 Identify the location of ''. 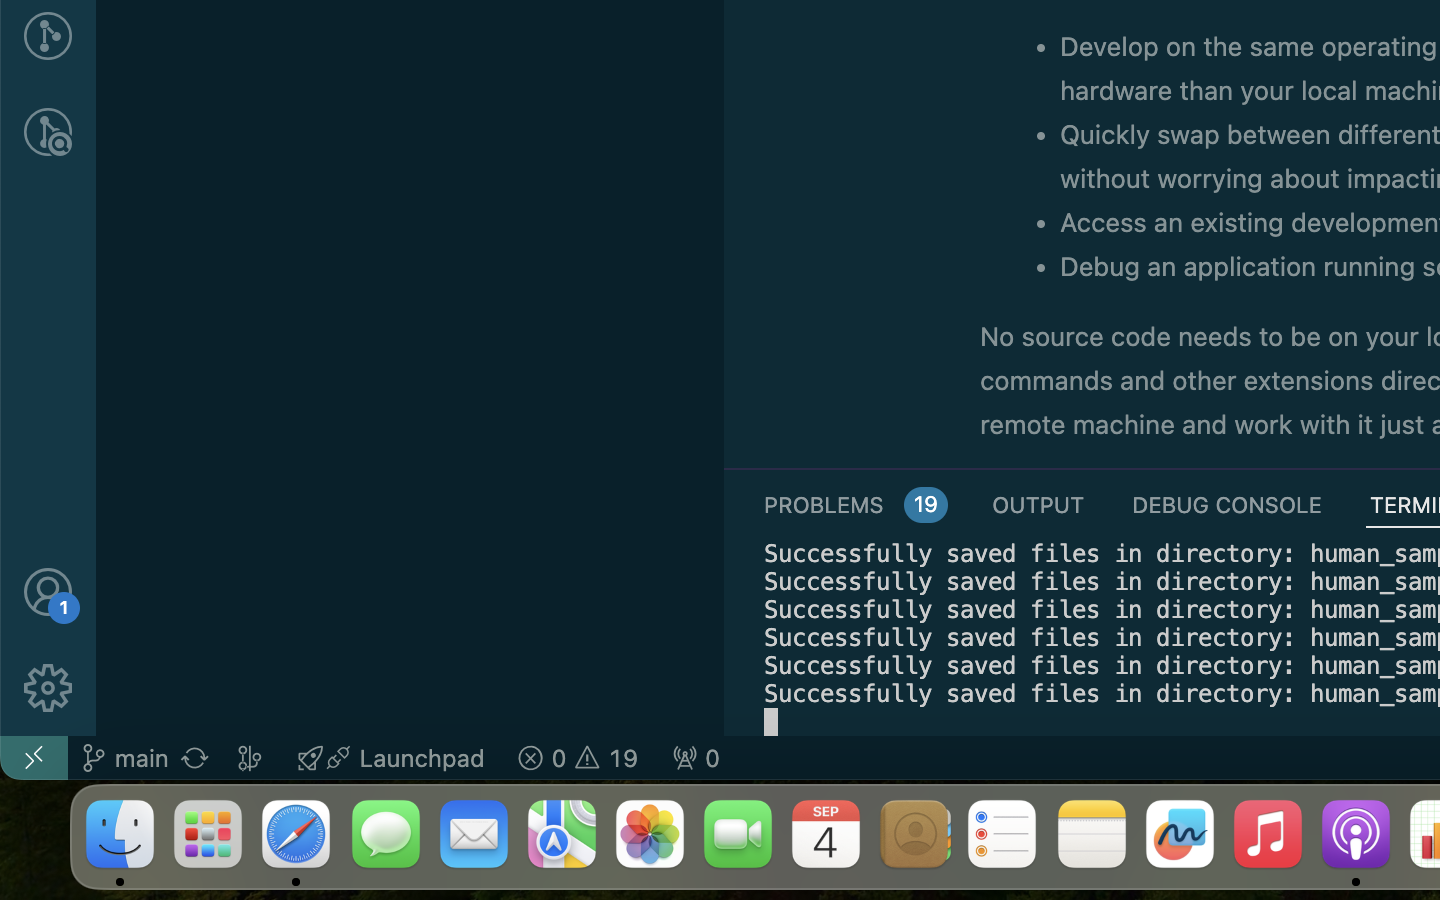
(46, 132).